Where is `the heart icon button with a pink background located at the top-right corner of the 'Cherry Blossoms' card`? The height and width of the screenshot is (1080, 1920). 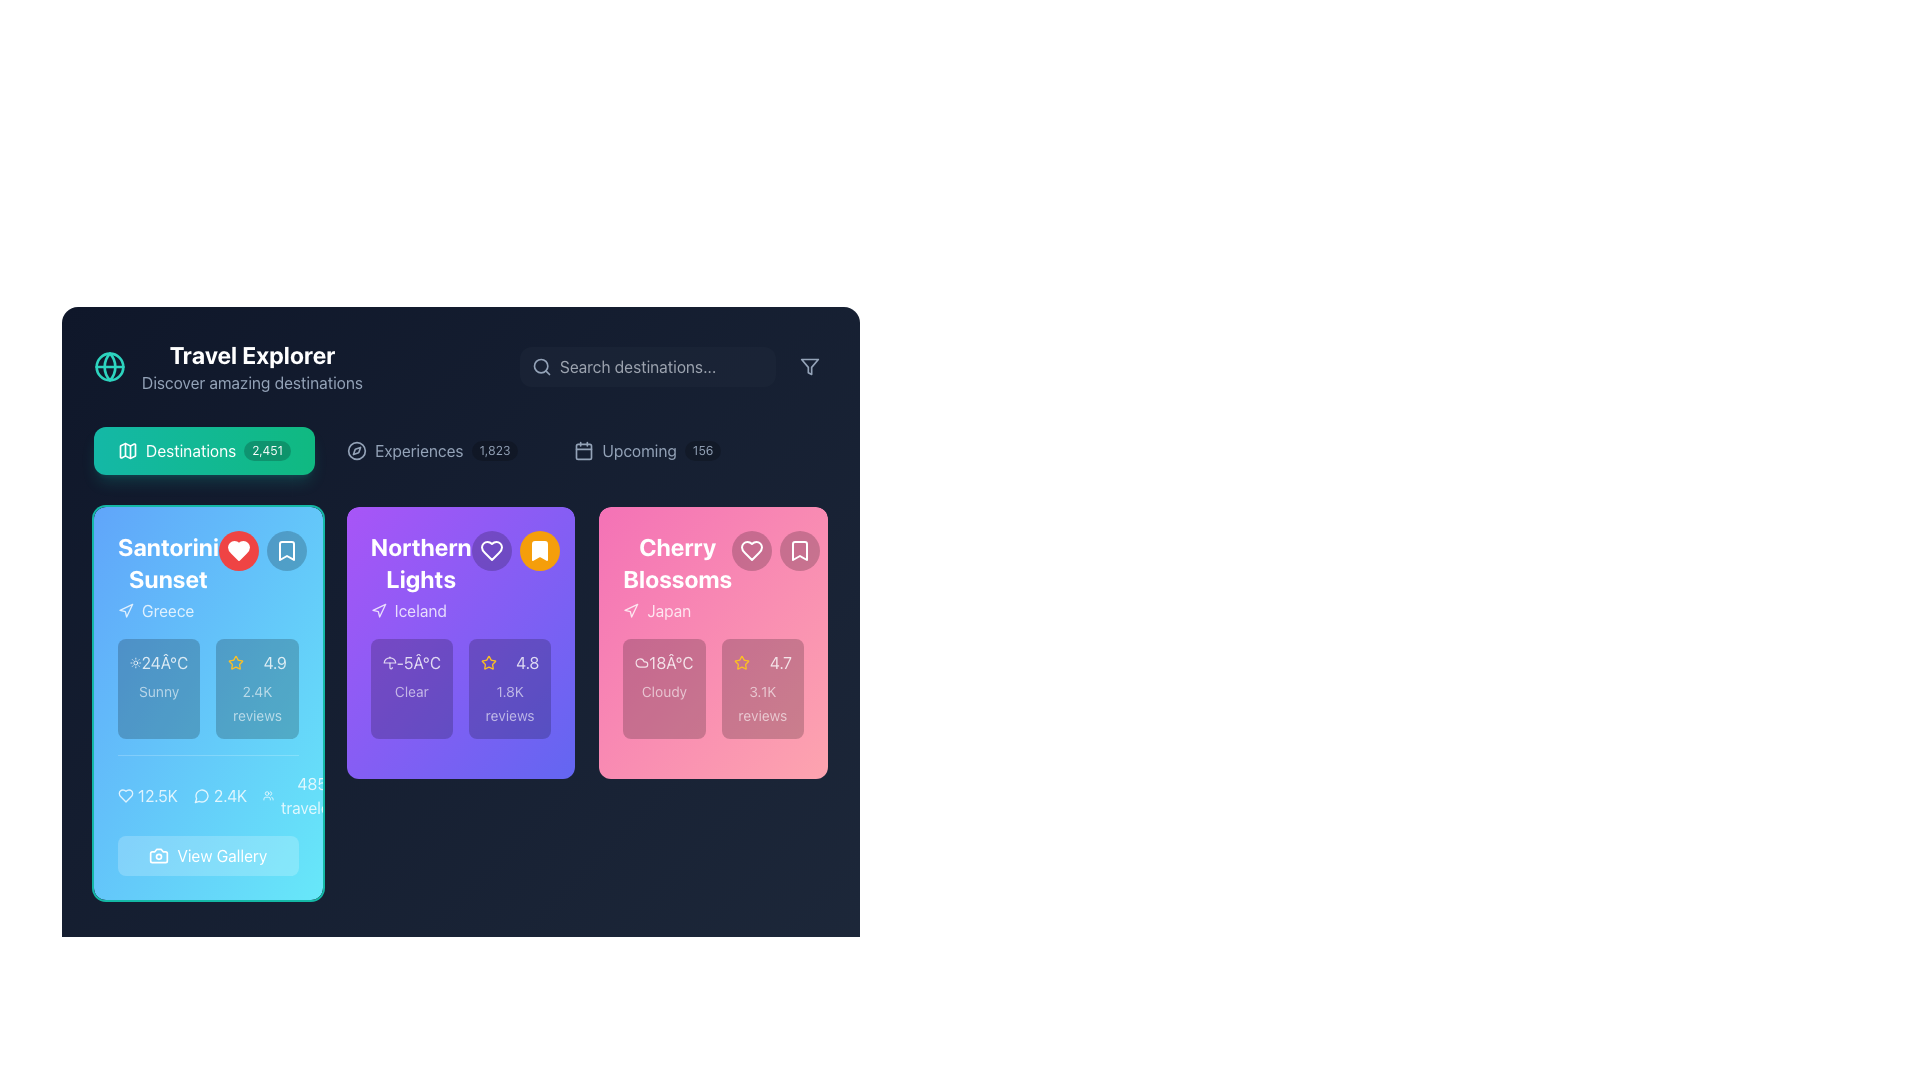
the heart icon button with a pink background located at the top-right corner of the 'Cherry Blossoms' card is located at coordinates (751, 551).